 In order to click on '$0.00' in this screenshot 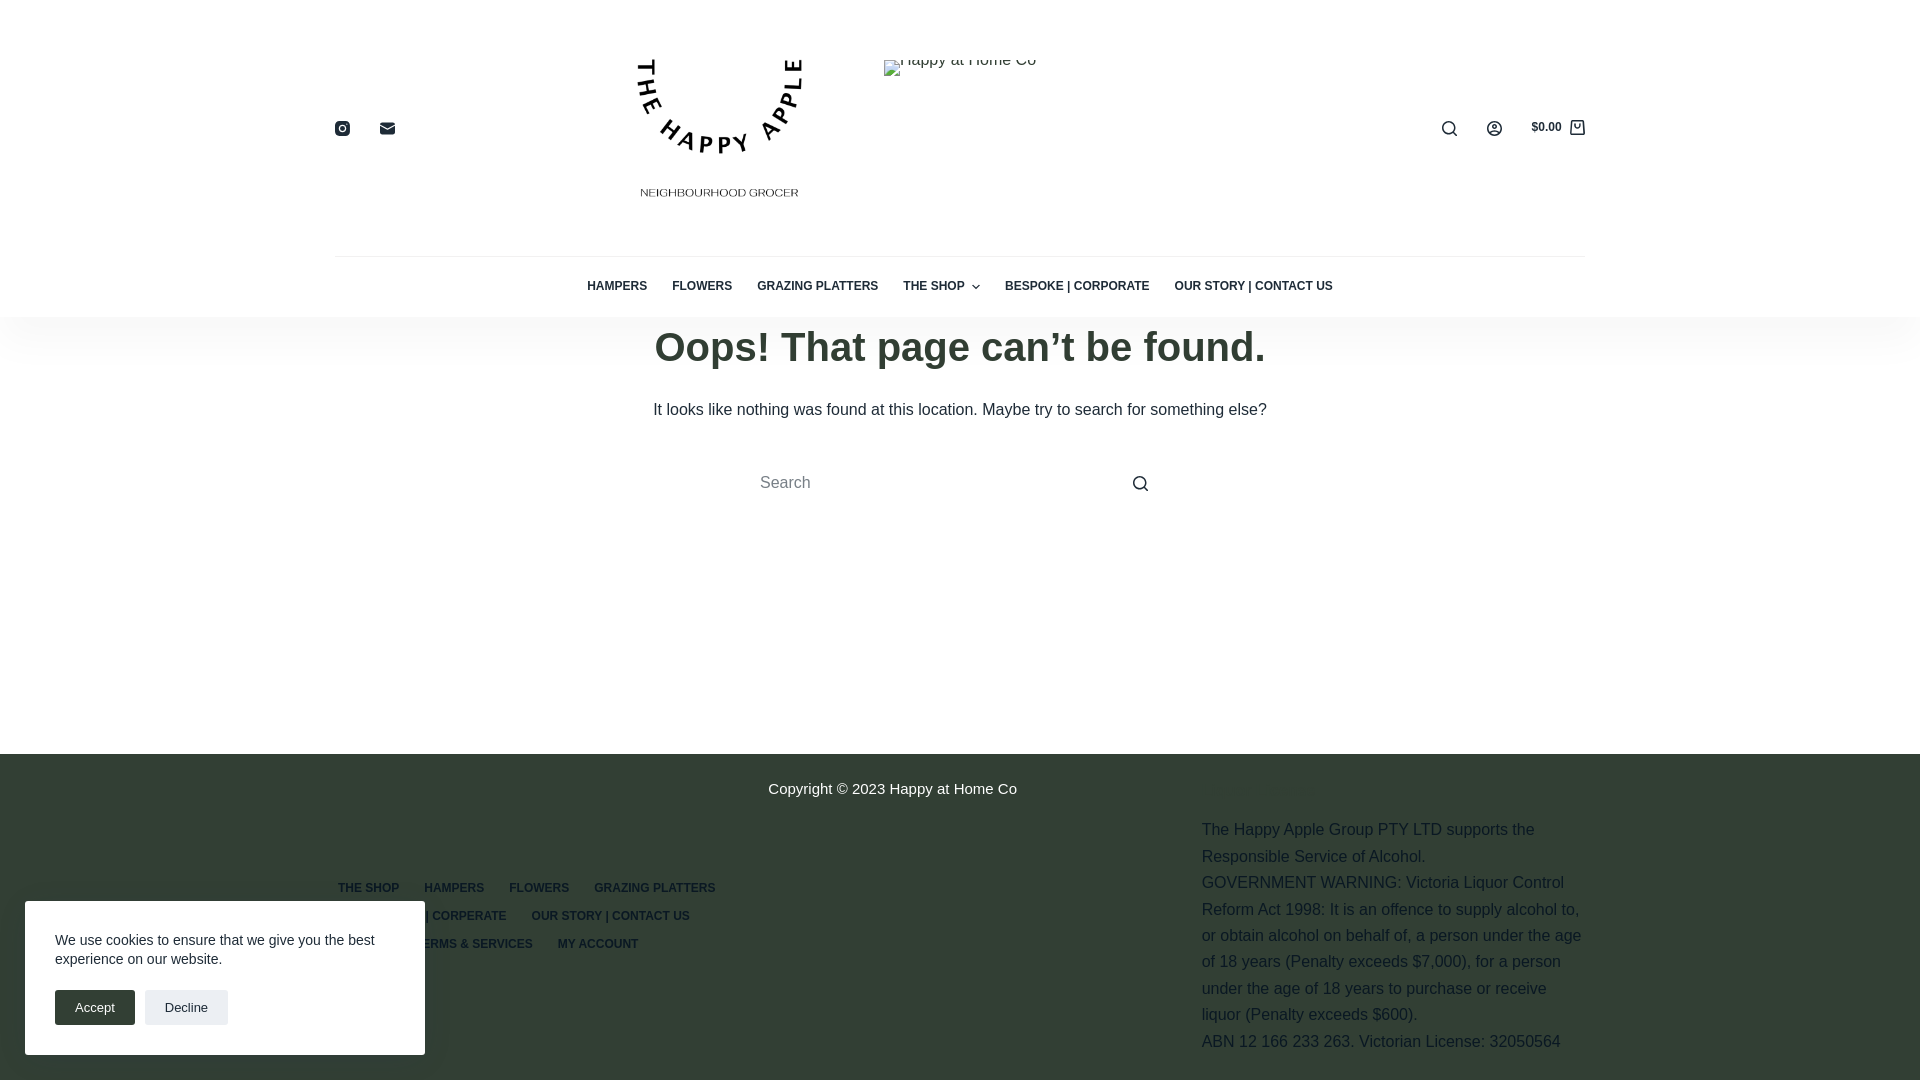, I will do `click(1557, 127)`.